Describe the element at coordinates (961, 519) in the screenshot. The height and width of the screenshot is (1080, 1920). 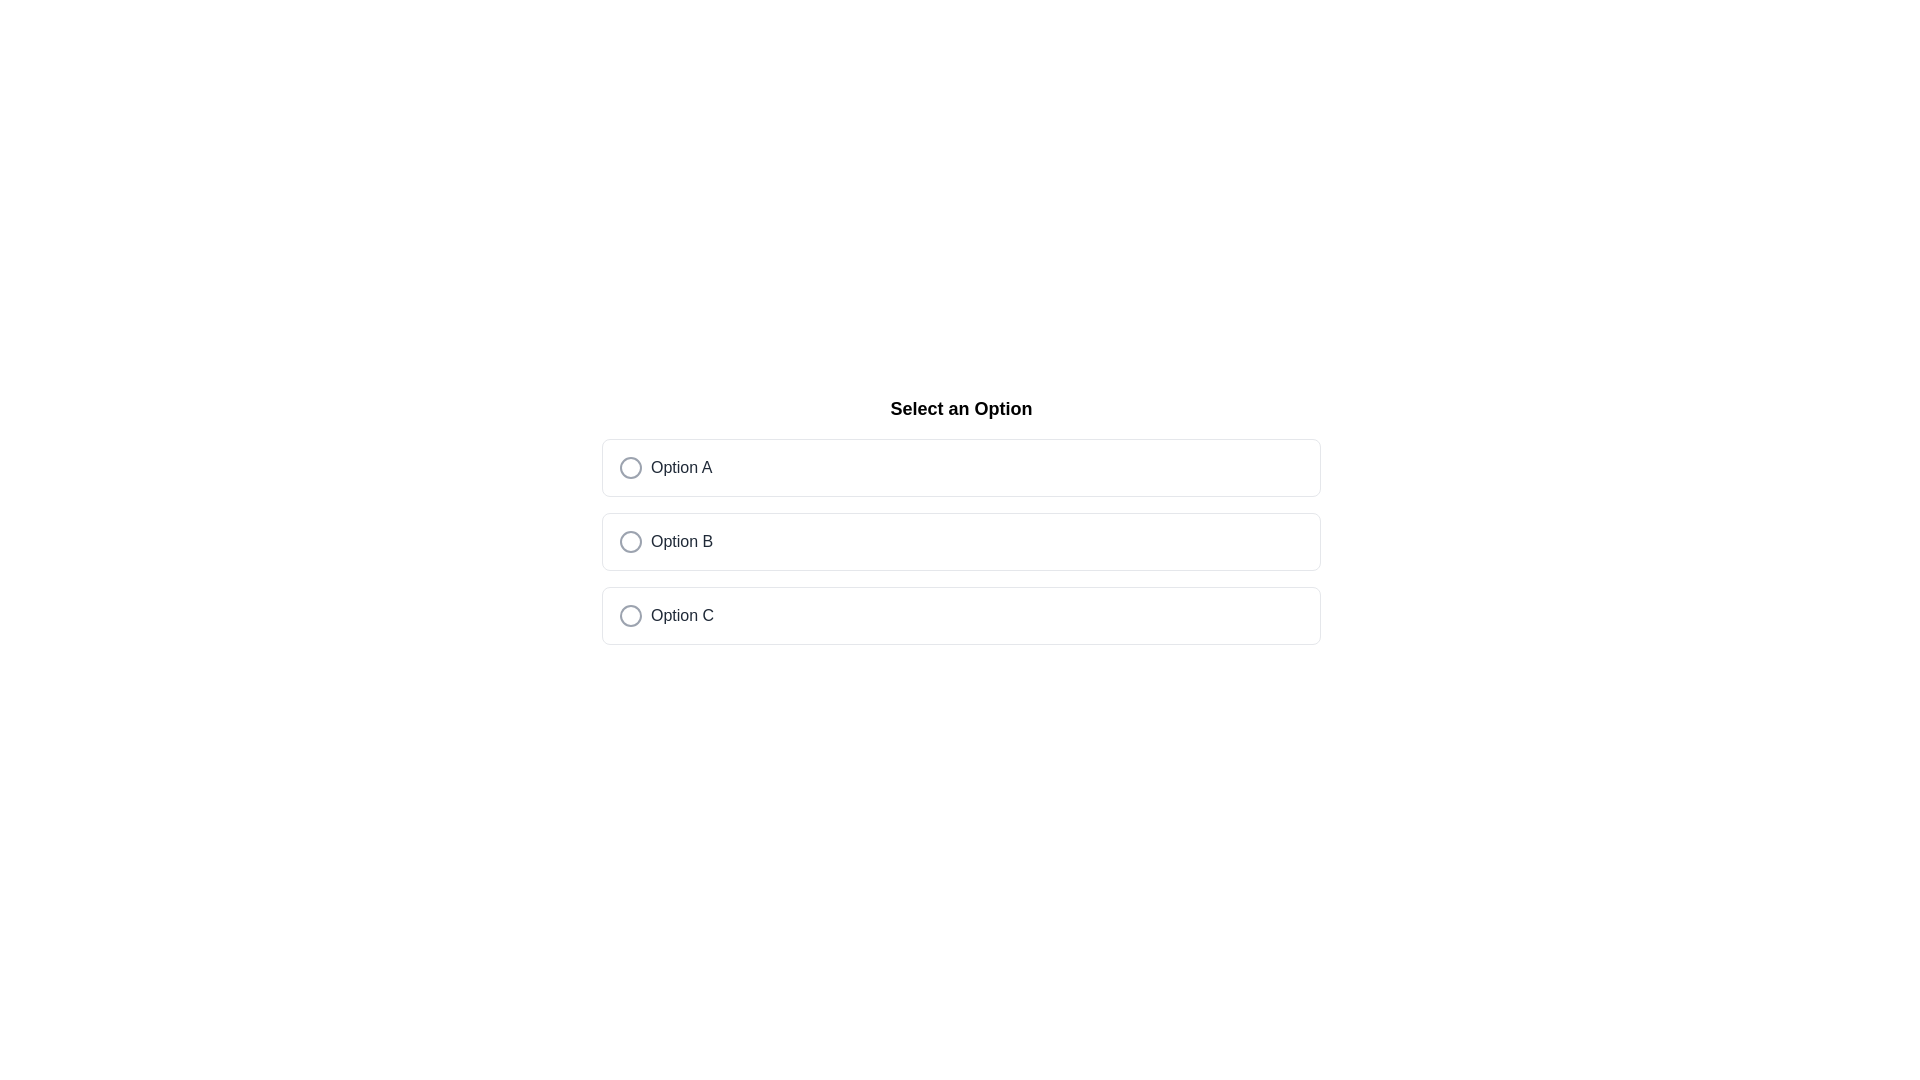
I see `one of the options in the 'Select an Option' list` at that location.